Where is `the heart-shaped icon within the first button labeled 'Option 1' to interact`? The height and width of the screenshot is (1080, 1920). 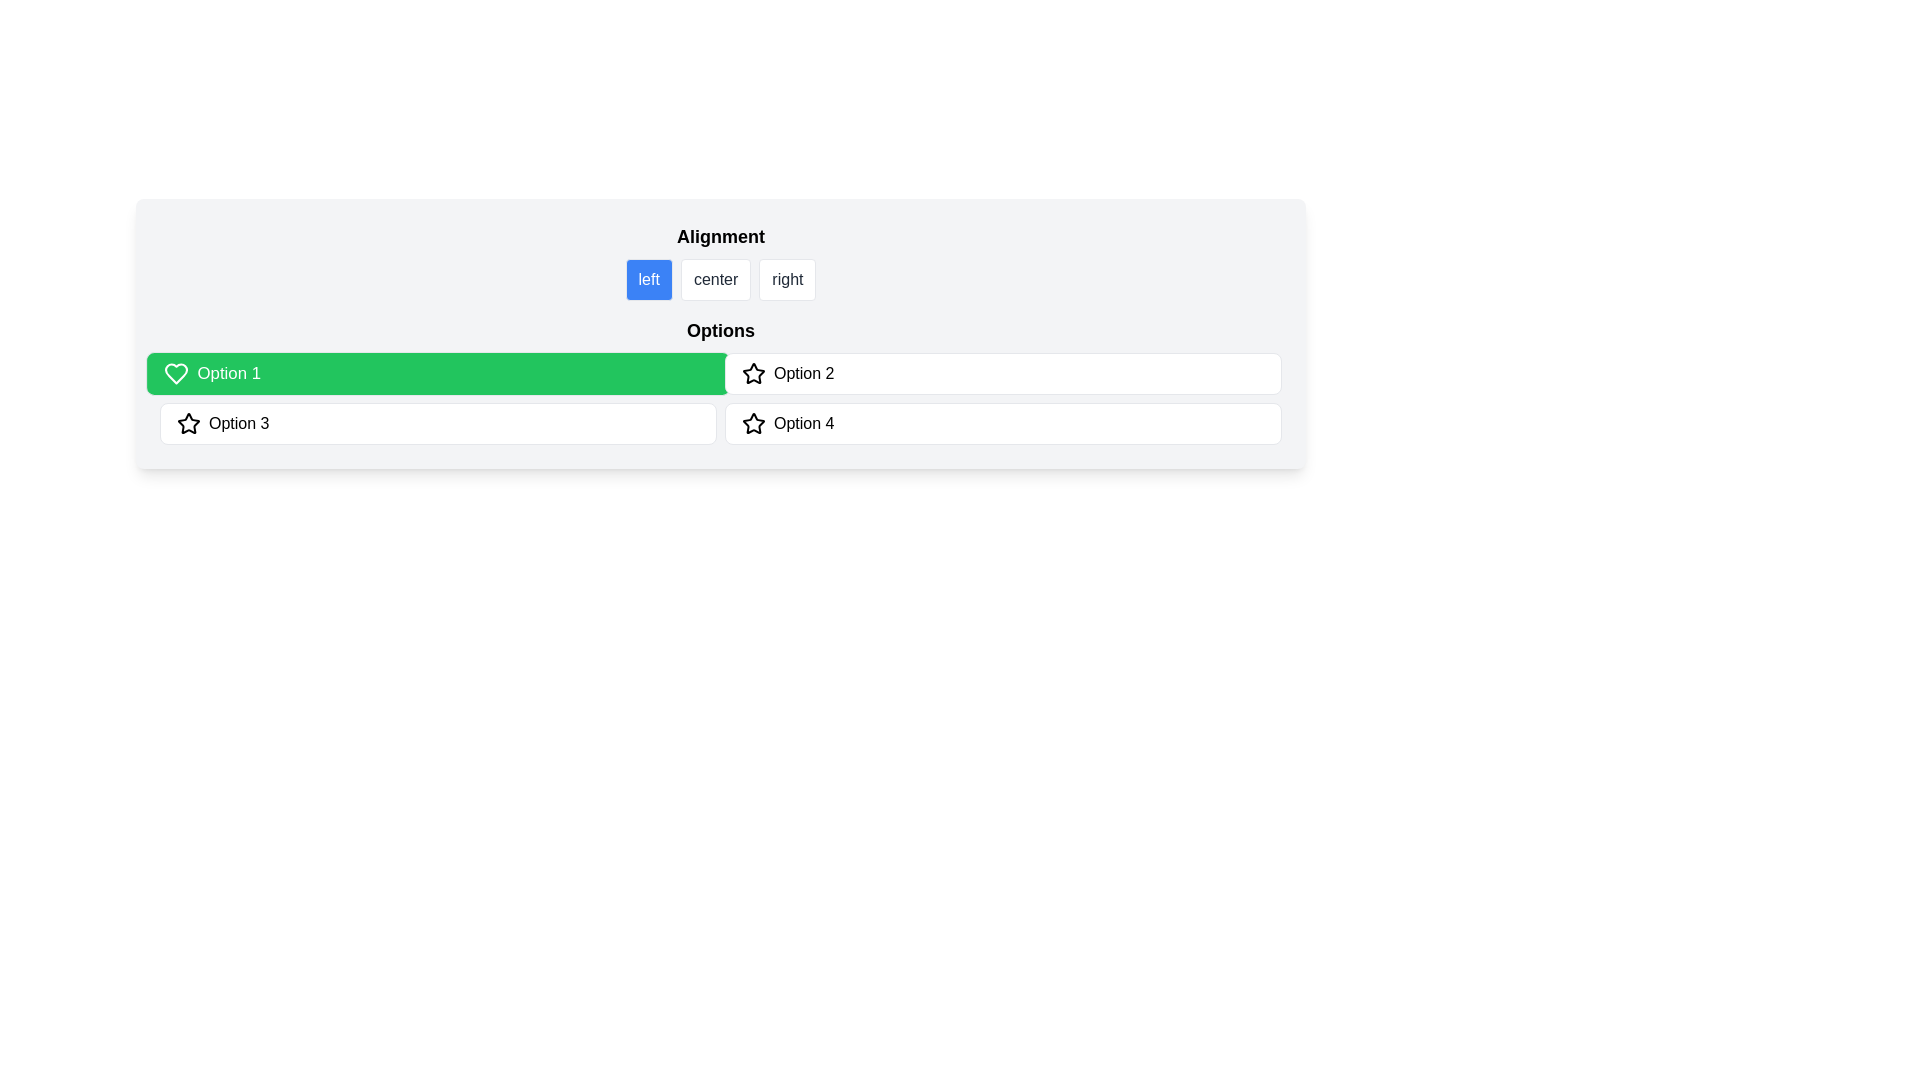 the heart-shaped icon within the first button labeled 'Option 1' to interact is located at coordinates (176, 374).